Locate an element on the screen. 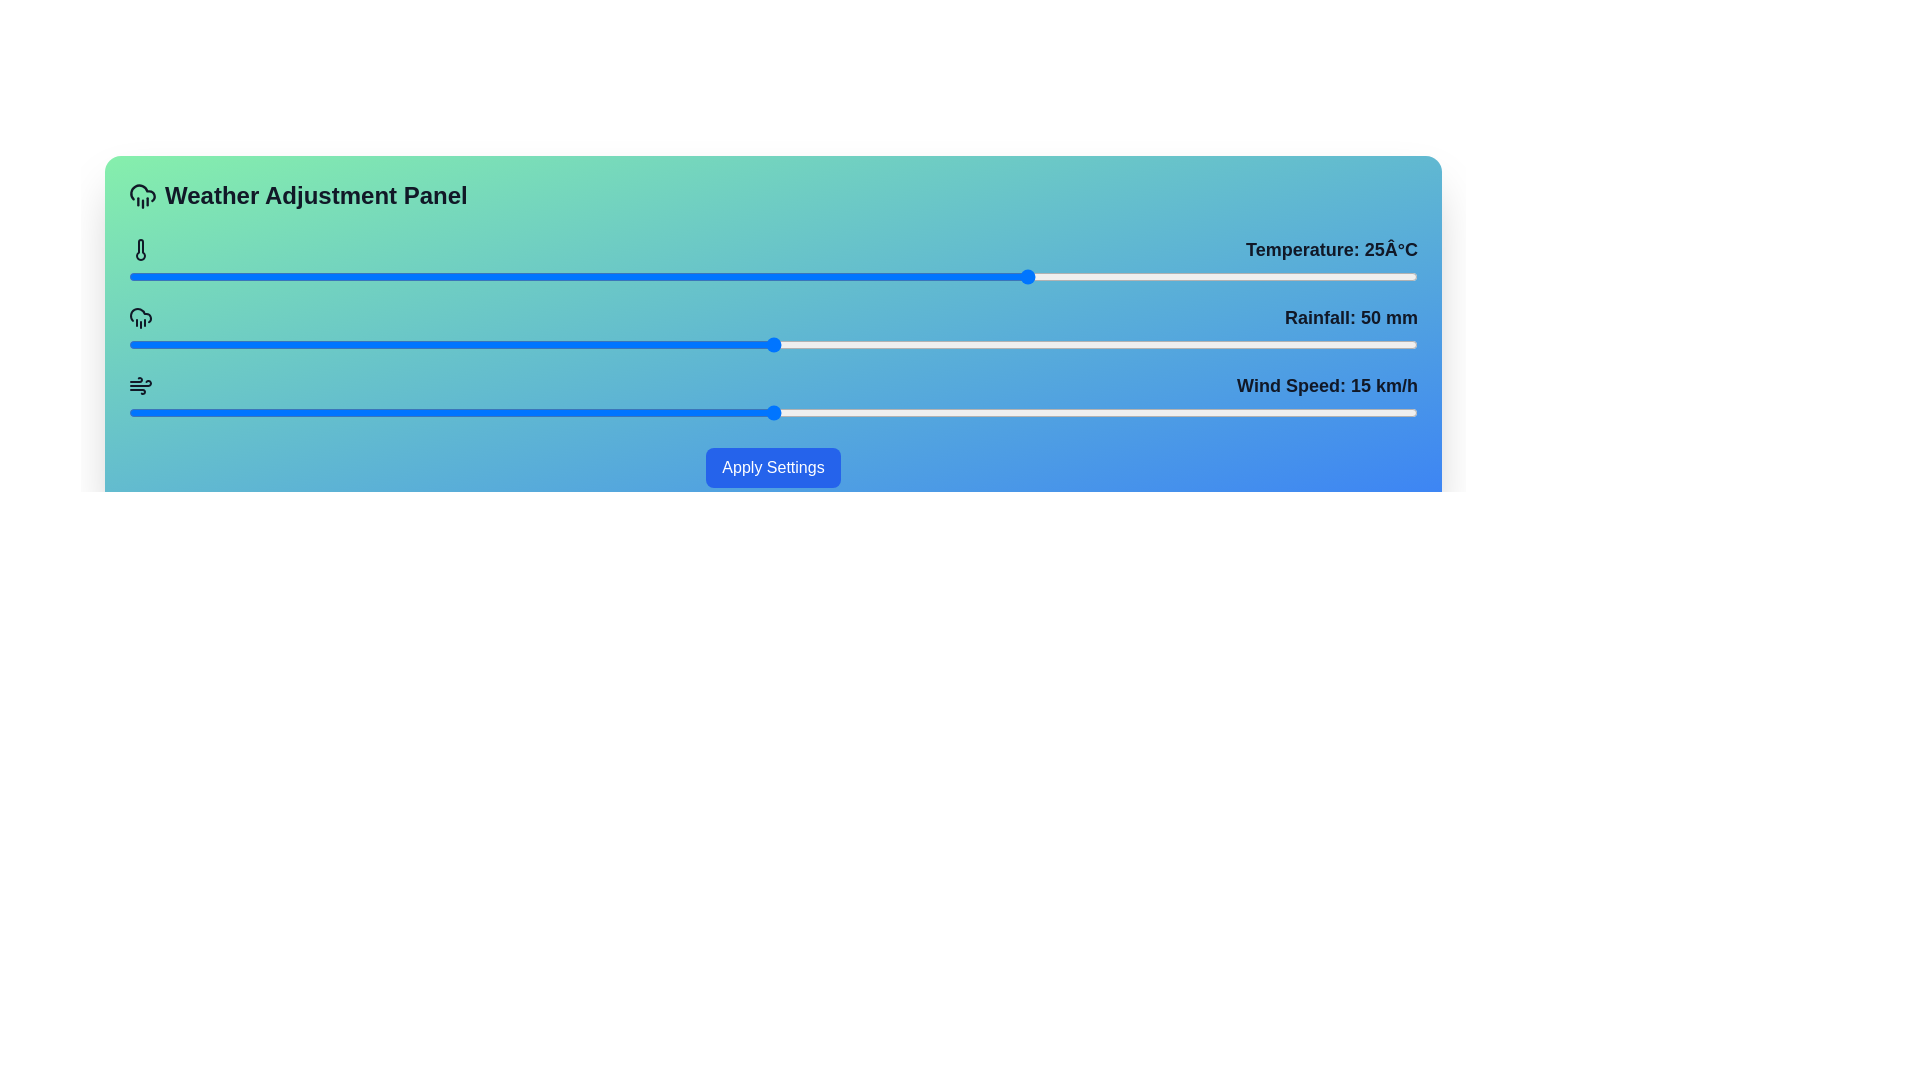 The height and width of the screenshot is (1080, 1920). the slider handle of the 'Temperature: 25°C' slider is located at coordinates (772, 261).